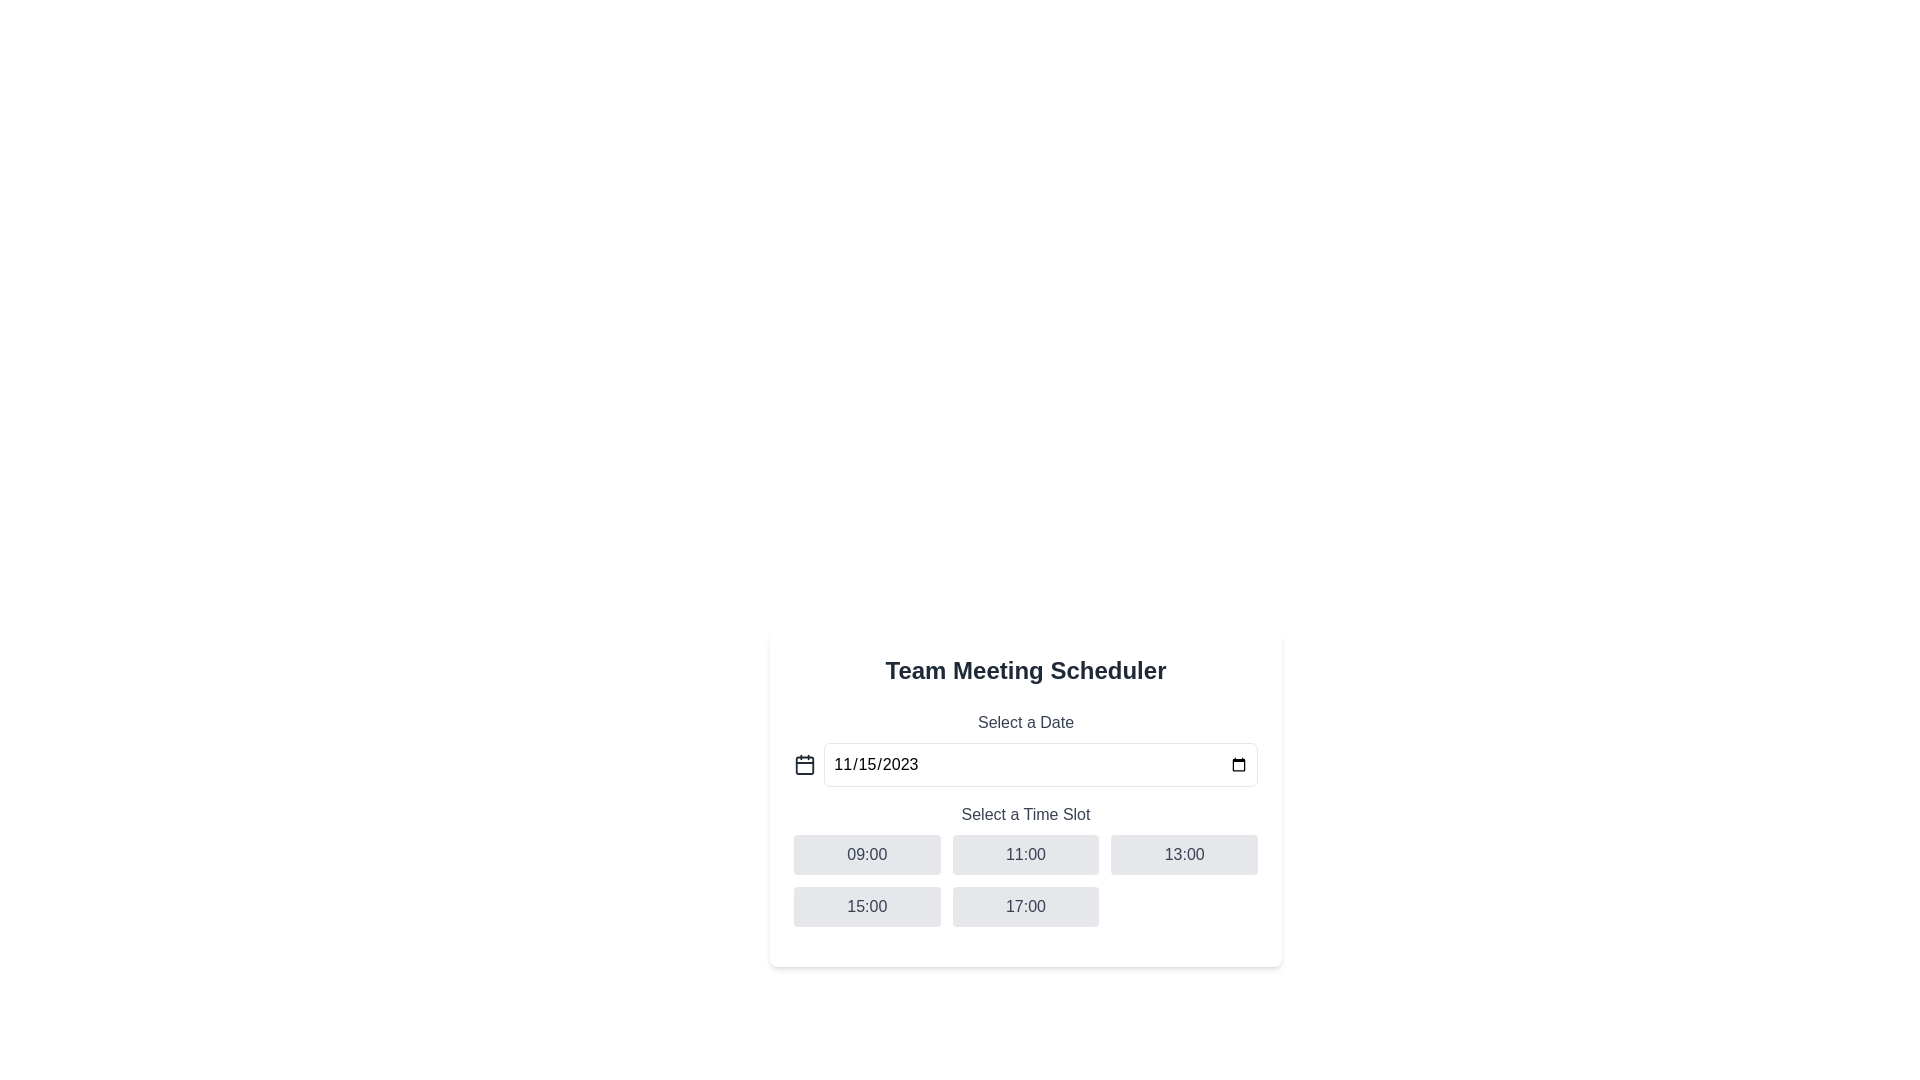 Image resolution: width=1920 pixels, height=1080 pixels. What do you see at coordinates (1026, 906) in the screenshot?
I see `the selectable time slot button for '17:00' in the time selection interface` at bounding box center [1026, 906].